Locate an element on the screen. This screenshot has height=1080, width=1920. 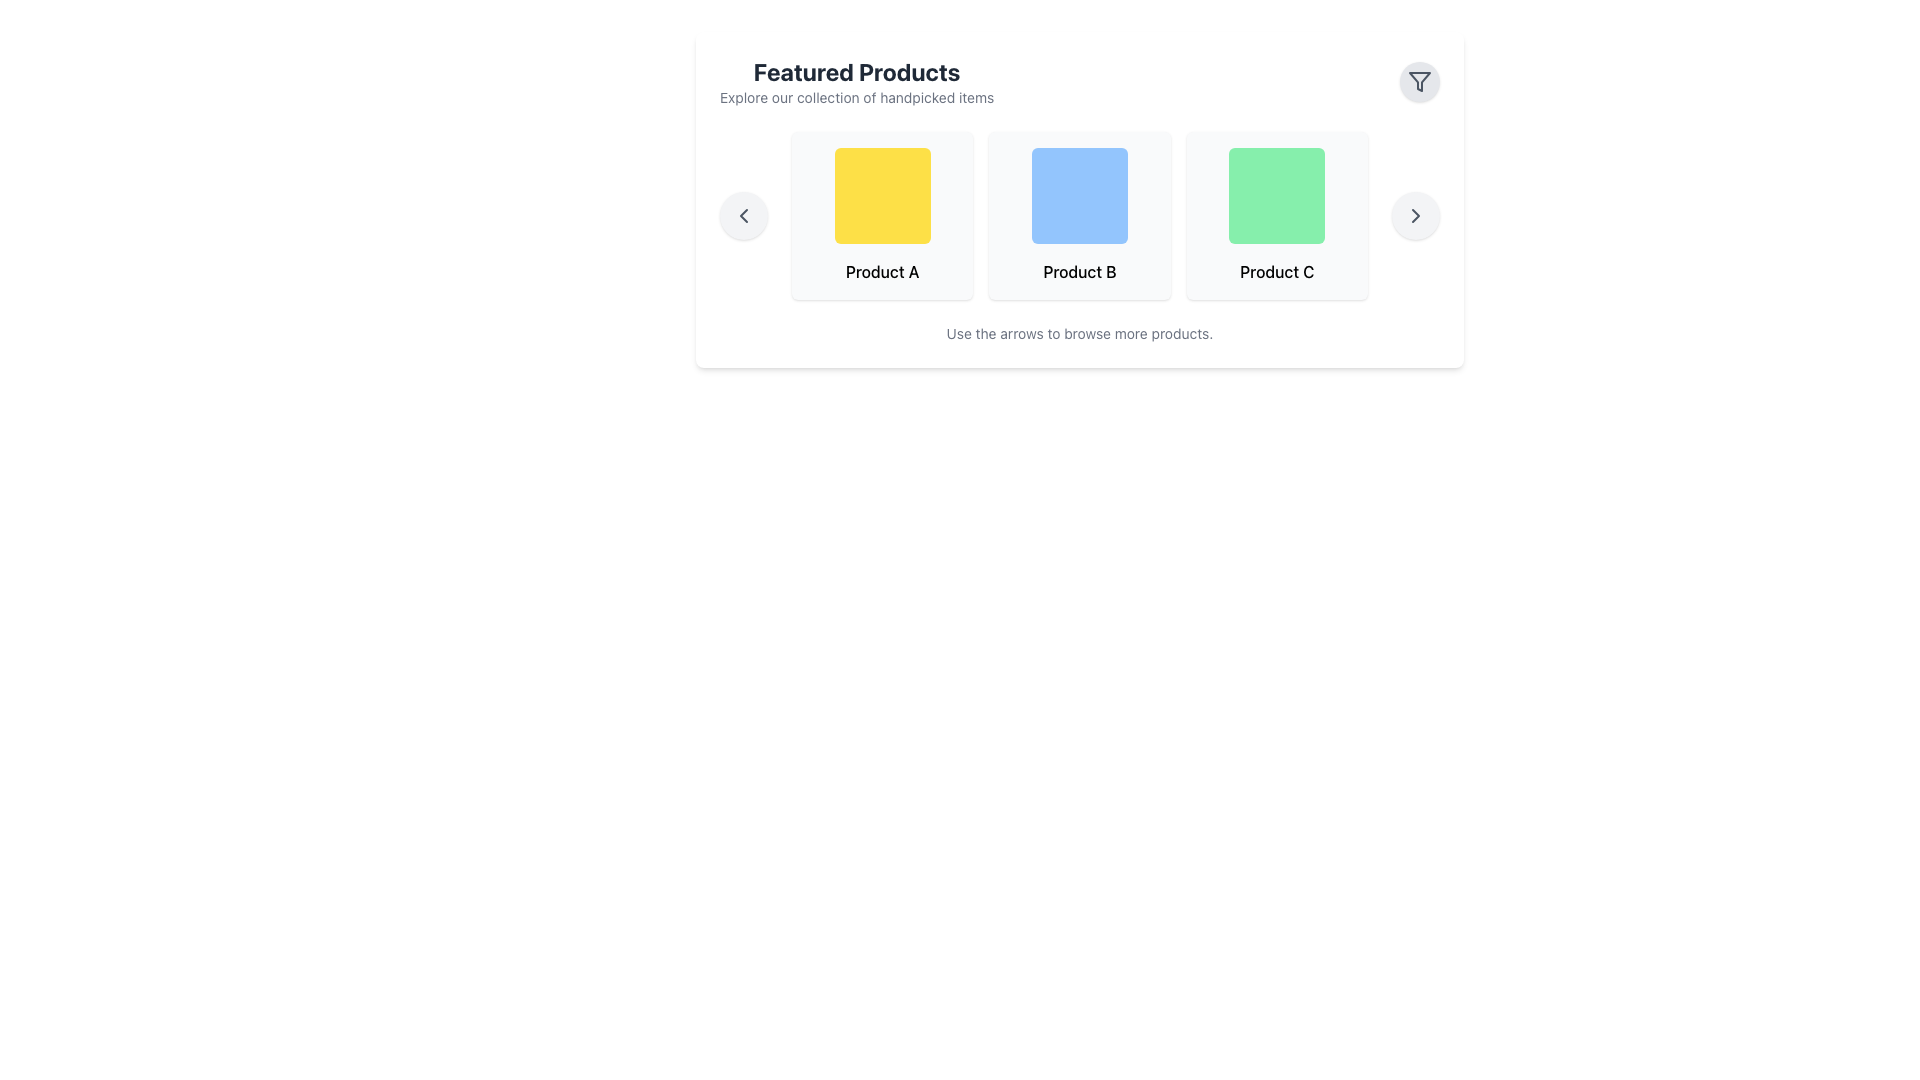
the text label that identifies the product in the leftmost card, located at the bottom of the card beneath a yellow square is located at coordinates (881, 272).